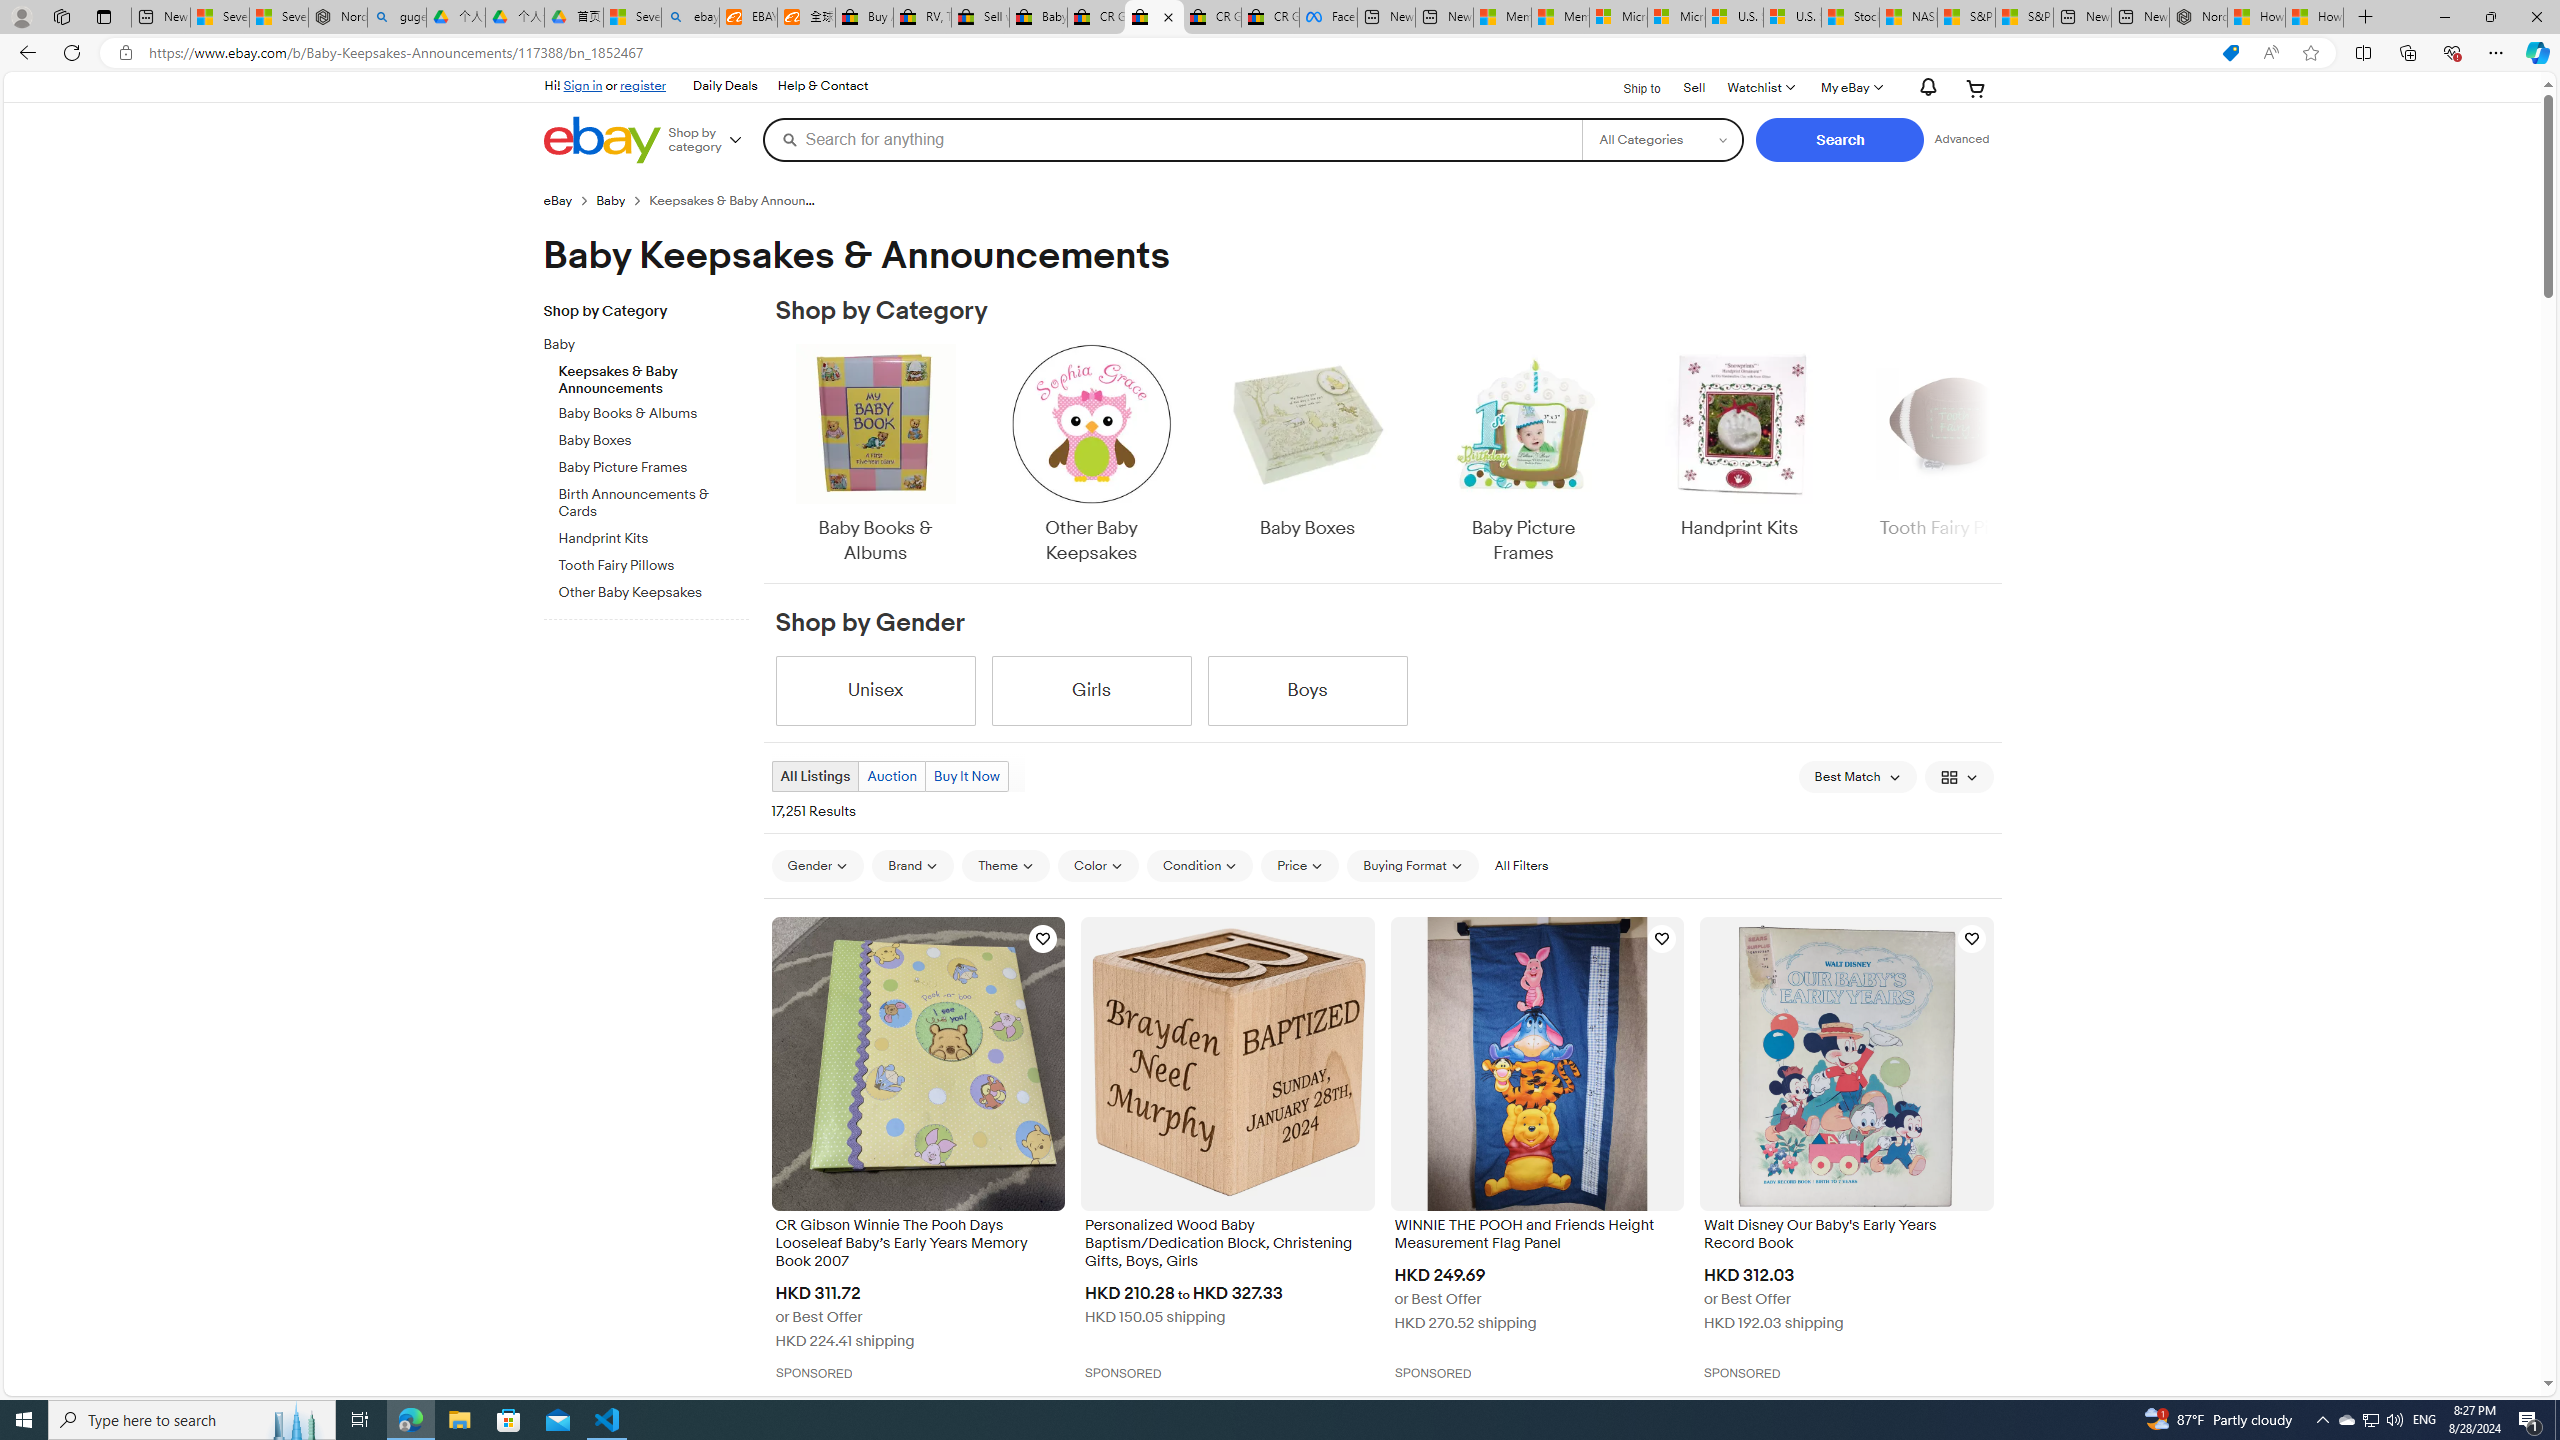  What do you see at coordinates (875, 455) in the screenshot?
I see `'Baby Books & Albums'` at bounding box center [875, 455].